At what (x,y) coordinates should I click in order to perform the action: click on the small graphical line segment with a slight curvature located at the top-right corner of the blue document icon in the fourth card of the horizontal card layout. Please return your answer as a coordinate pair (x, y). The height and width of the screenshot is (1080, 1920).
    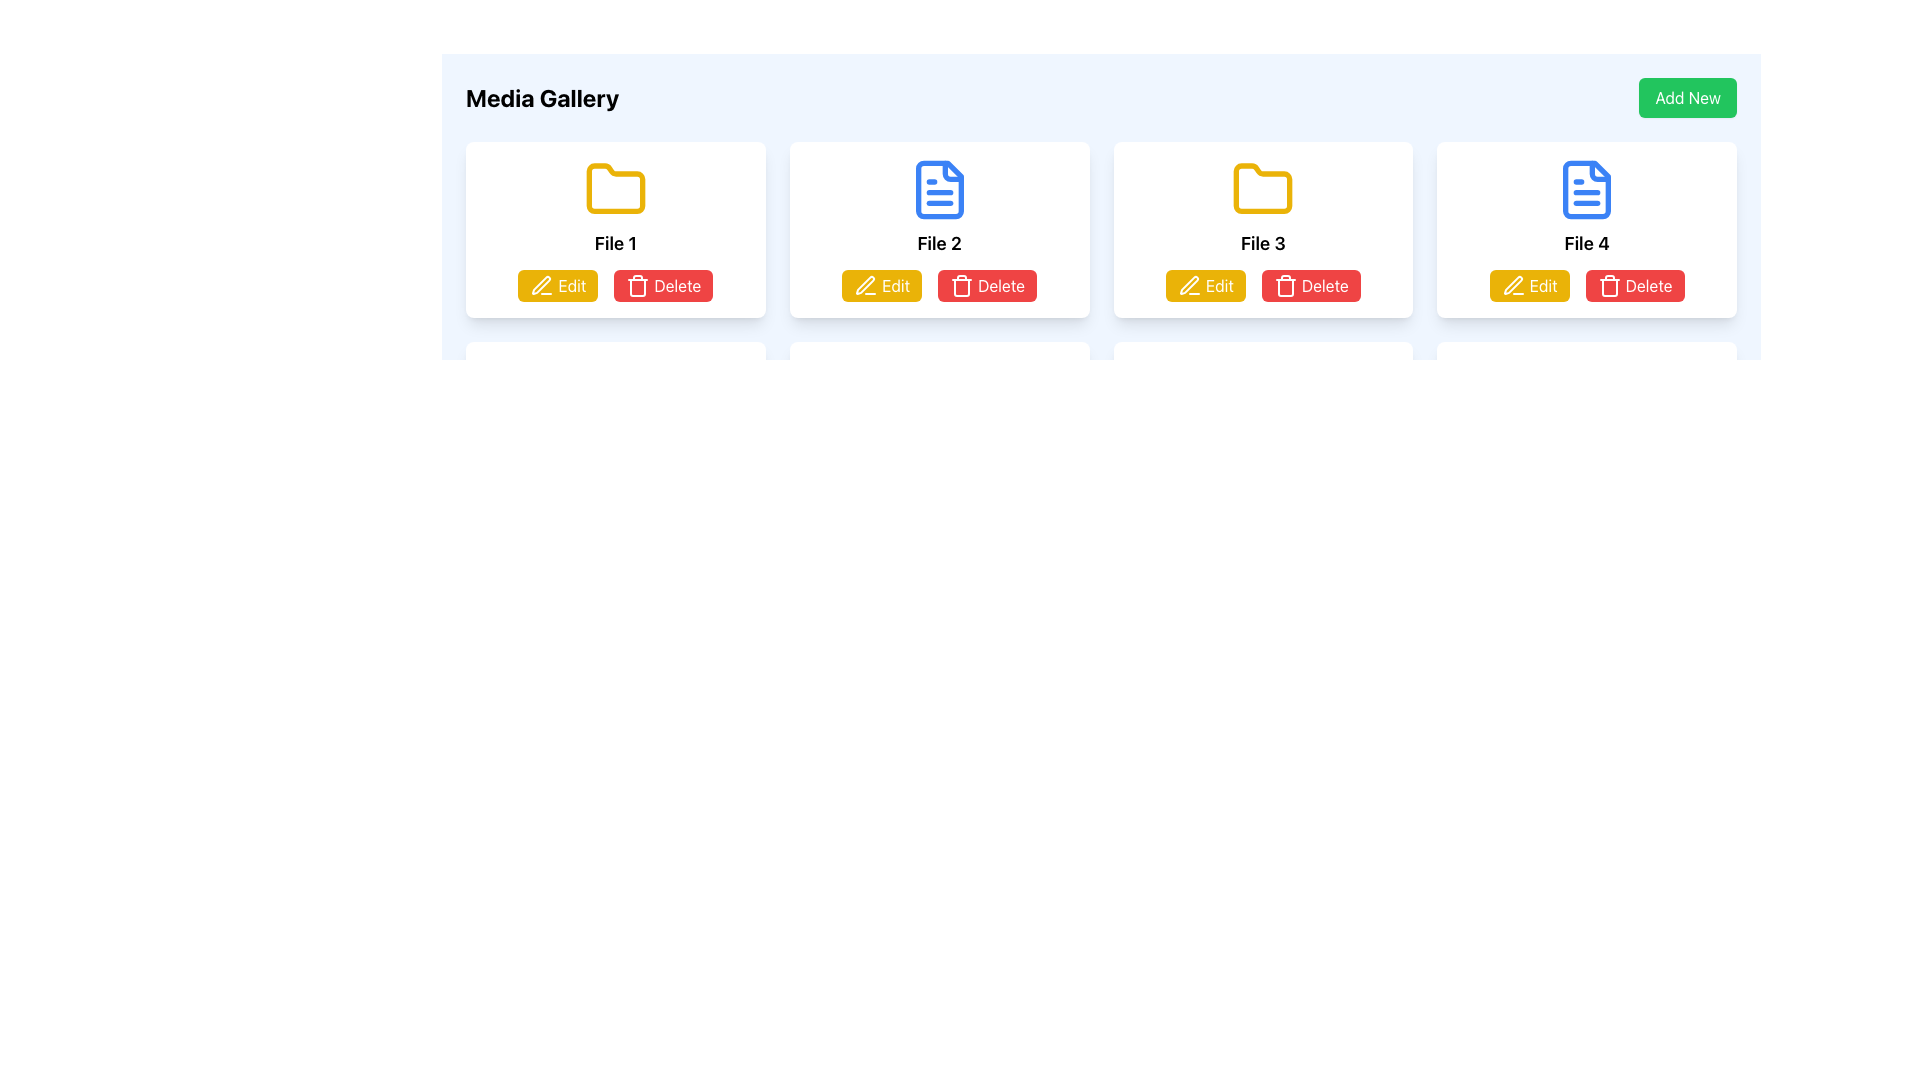
    Looking at the image, I should click on (1600, 170).